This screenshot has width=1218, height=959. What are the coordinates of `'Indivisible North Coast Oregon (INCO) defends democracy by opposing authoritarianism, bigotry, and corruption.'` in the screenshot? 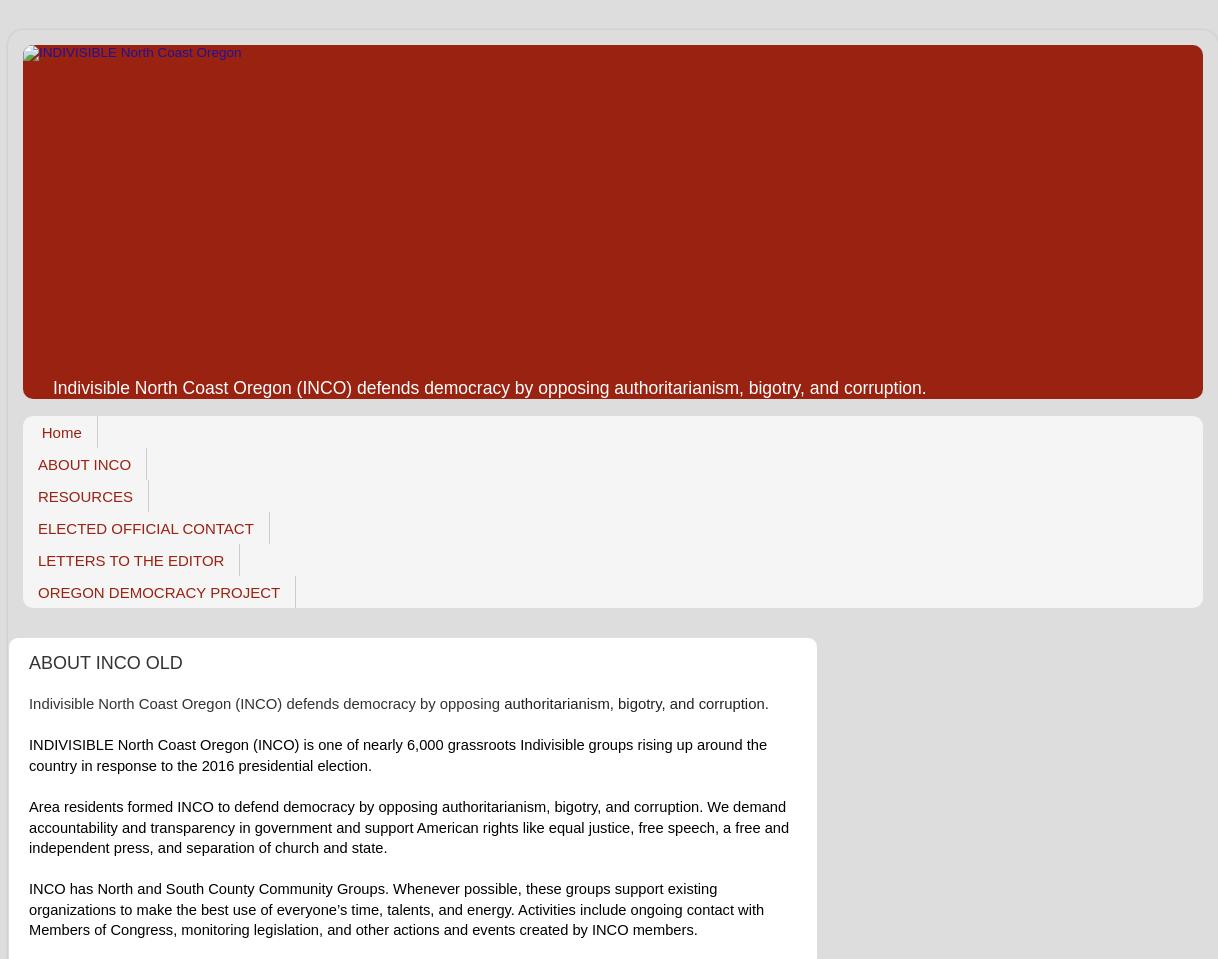 It's located at (488, 386).